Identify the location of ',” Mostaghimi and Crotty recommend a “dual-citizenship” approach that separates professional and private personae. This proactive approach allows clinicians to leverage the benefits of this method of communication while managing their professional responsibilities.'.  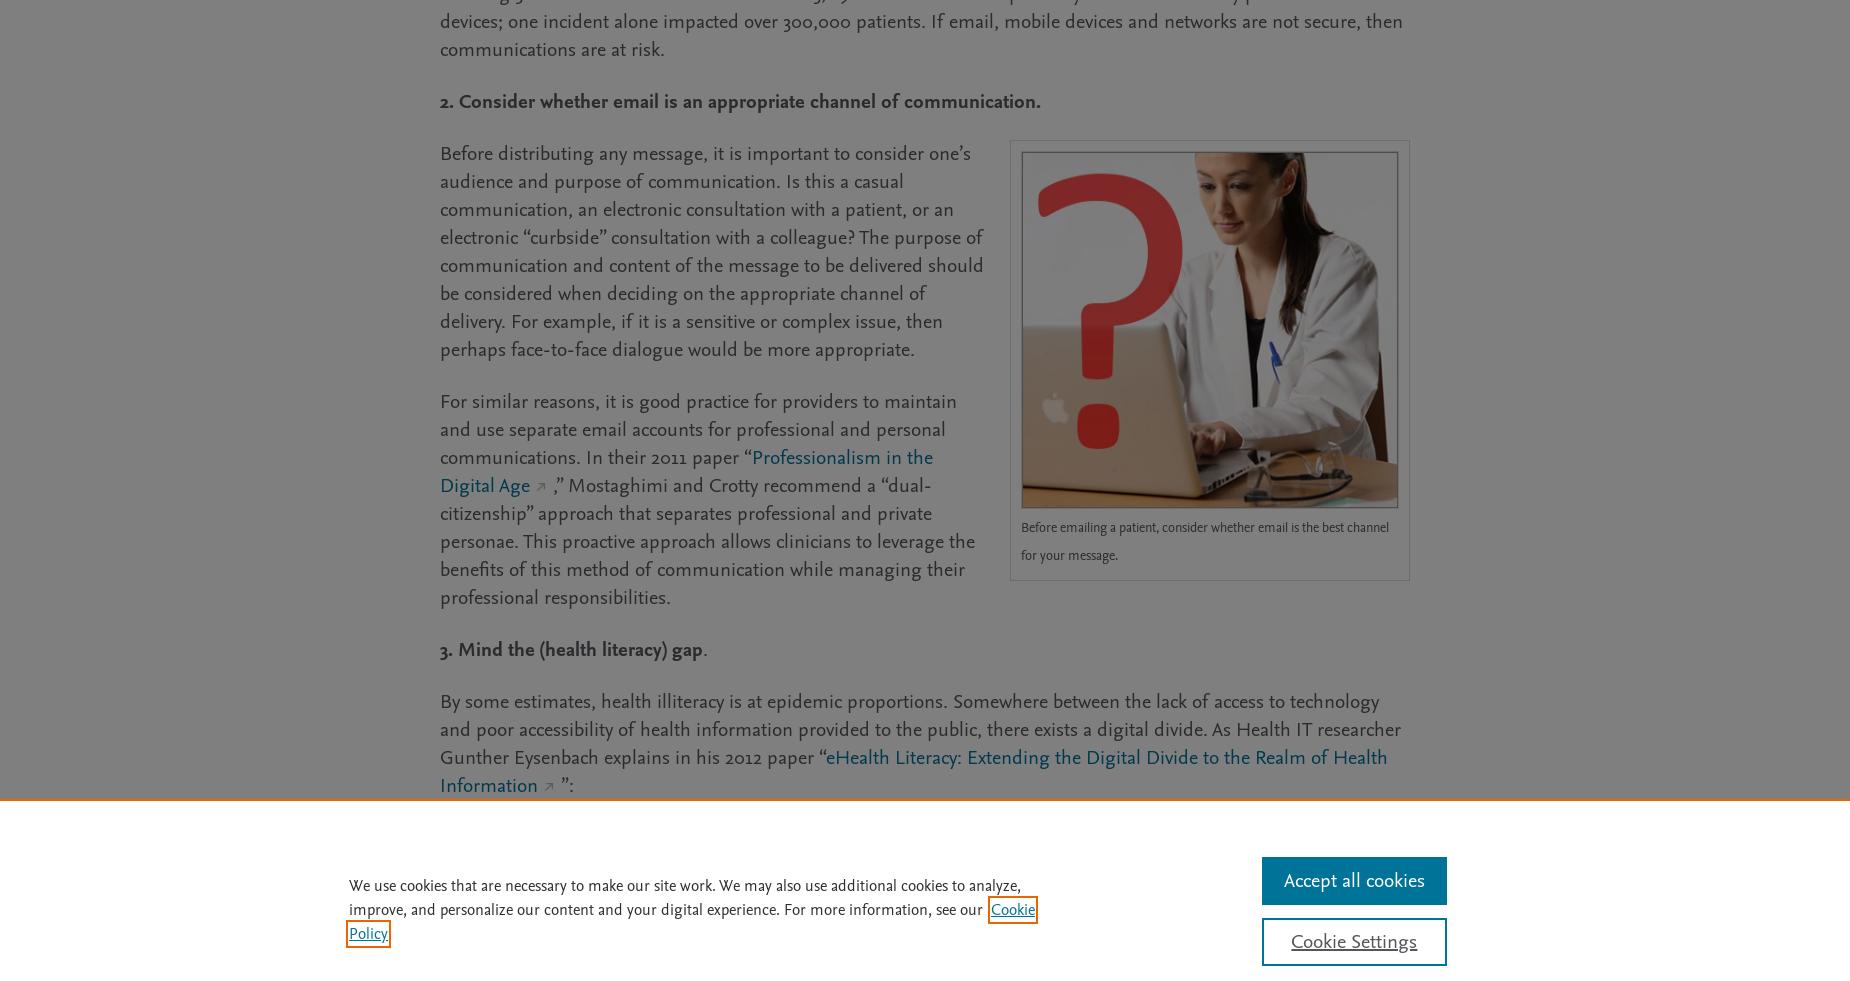
(438, 541).